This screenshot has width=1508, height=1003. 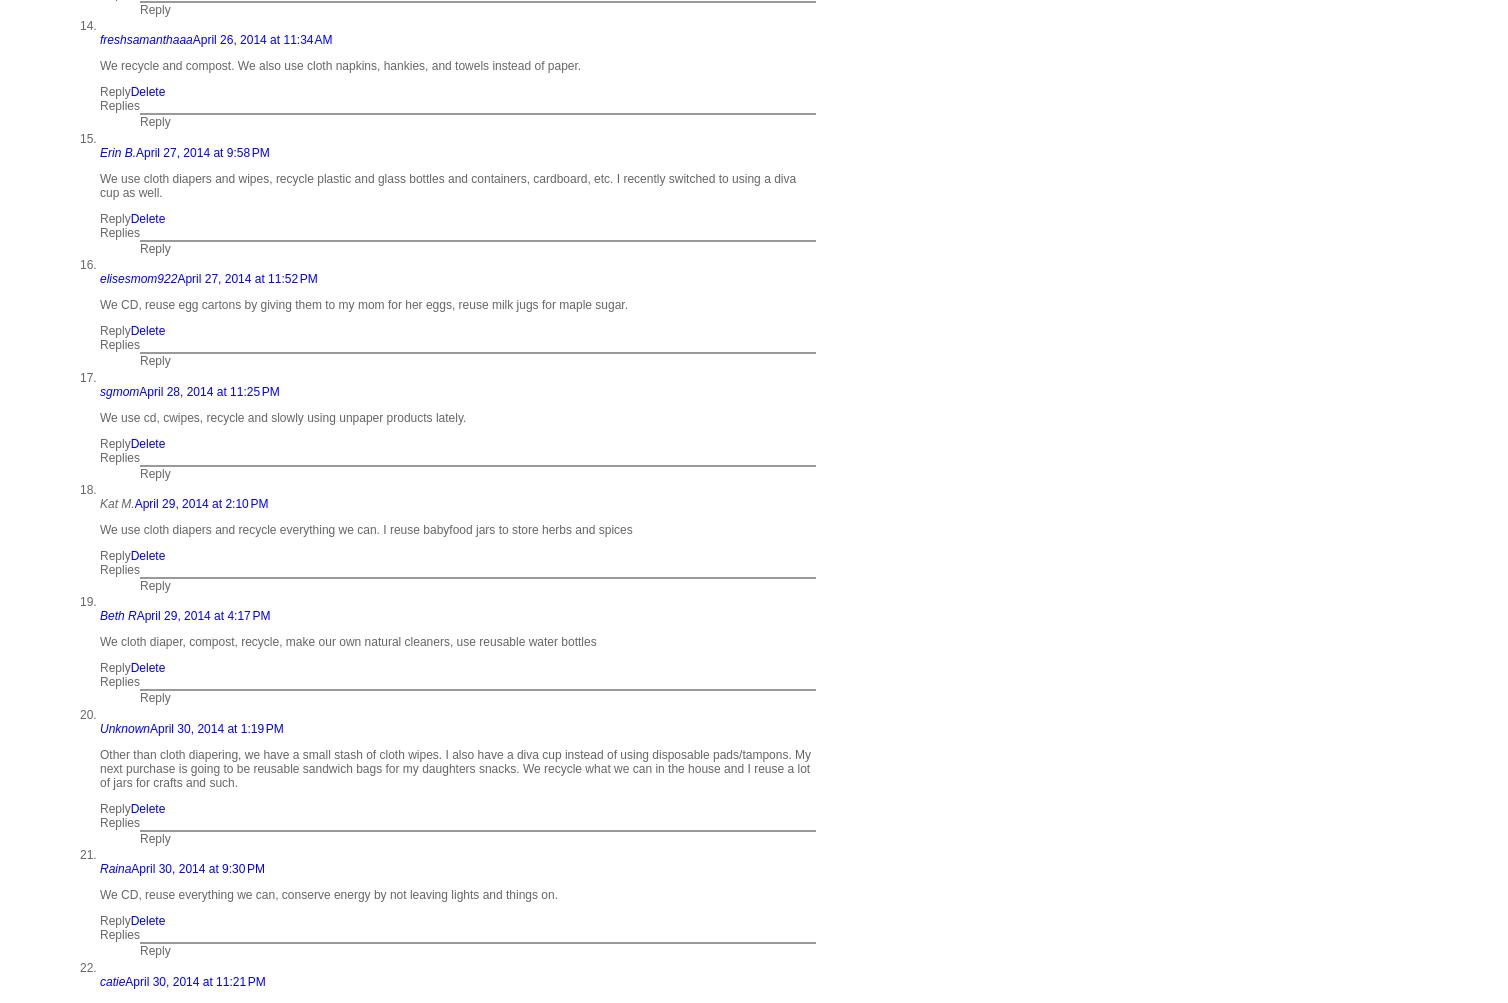 What do you see at coordinates (347, 642) in the screenshot?
I see `'We cloth diaper, compost, recycle, make our own natural cleaners, use reusable water bottles'` at bounding box center [347, 642].